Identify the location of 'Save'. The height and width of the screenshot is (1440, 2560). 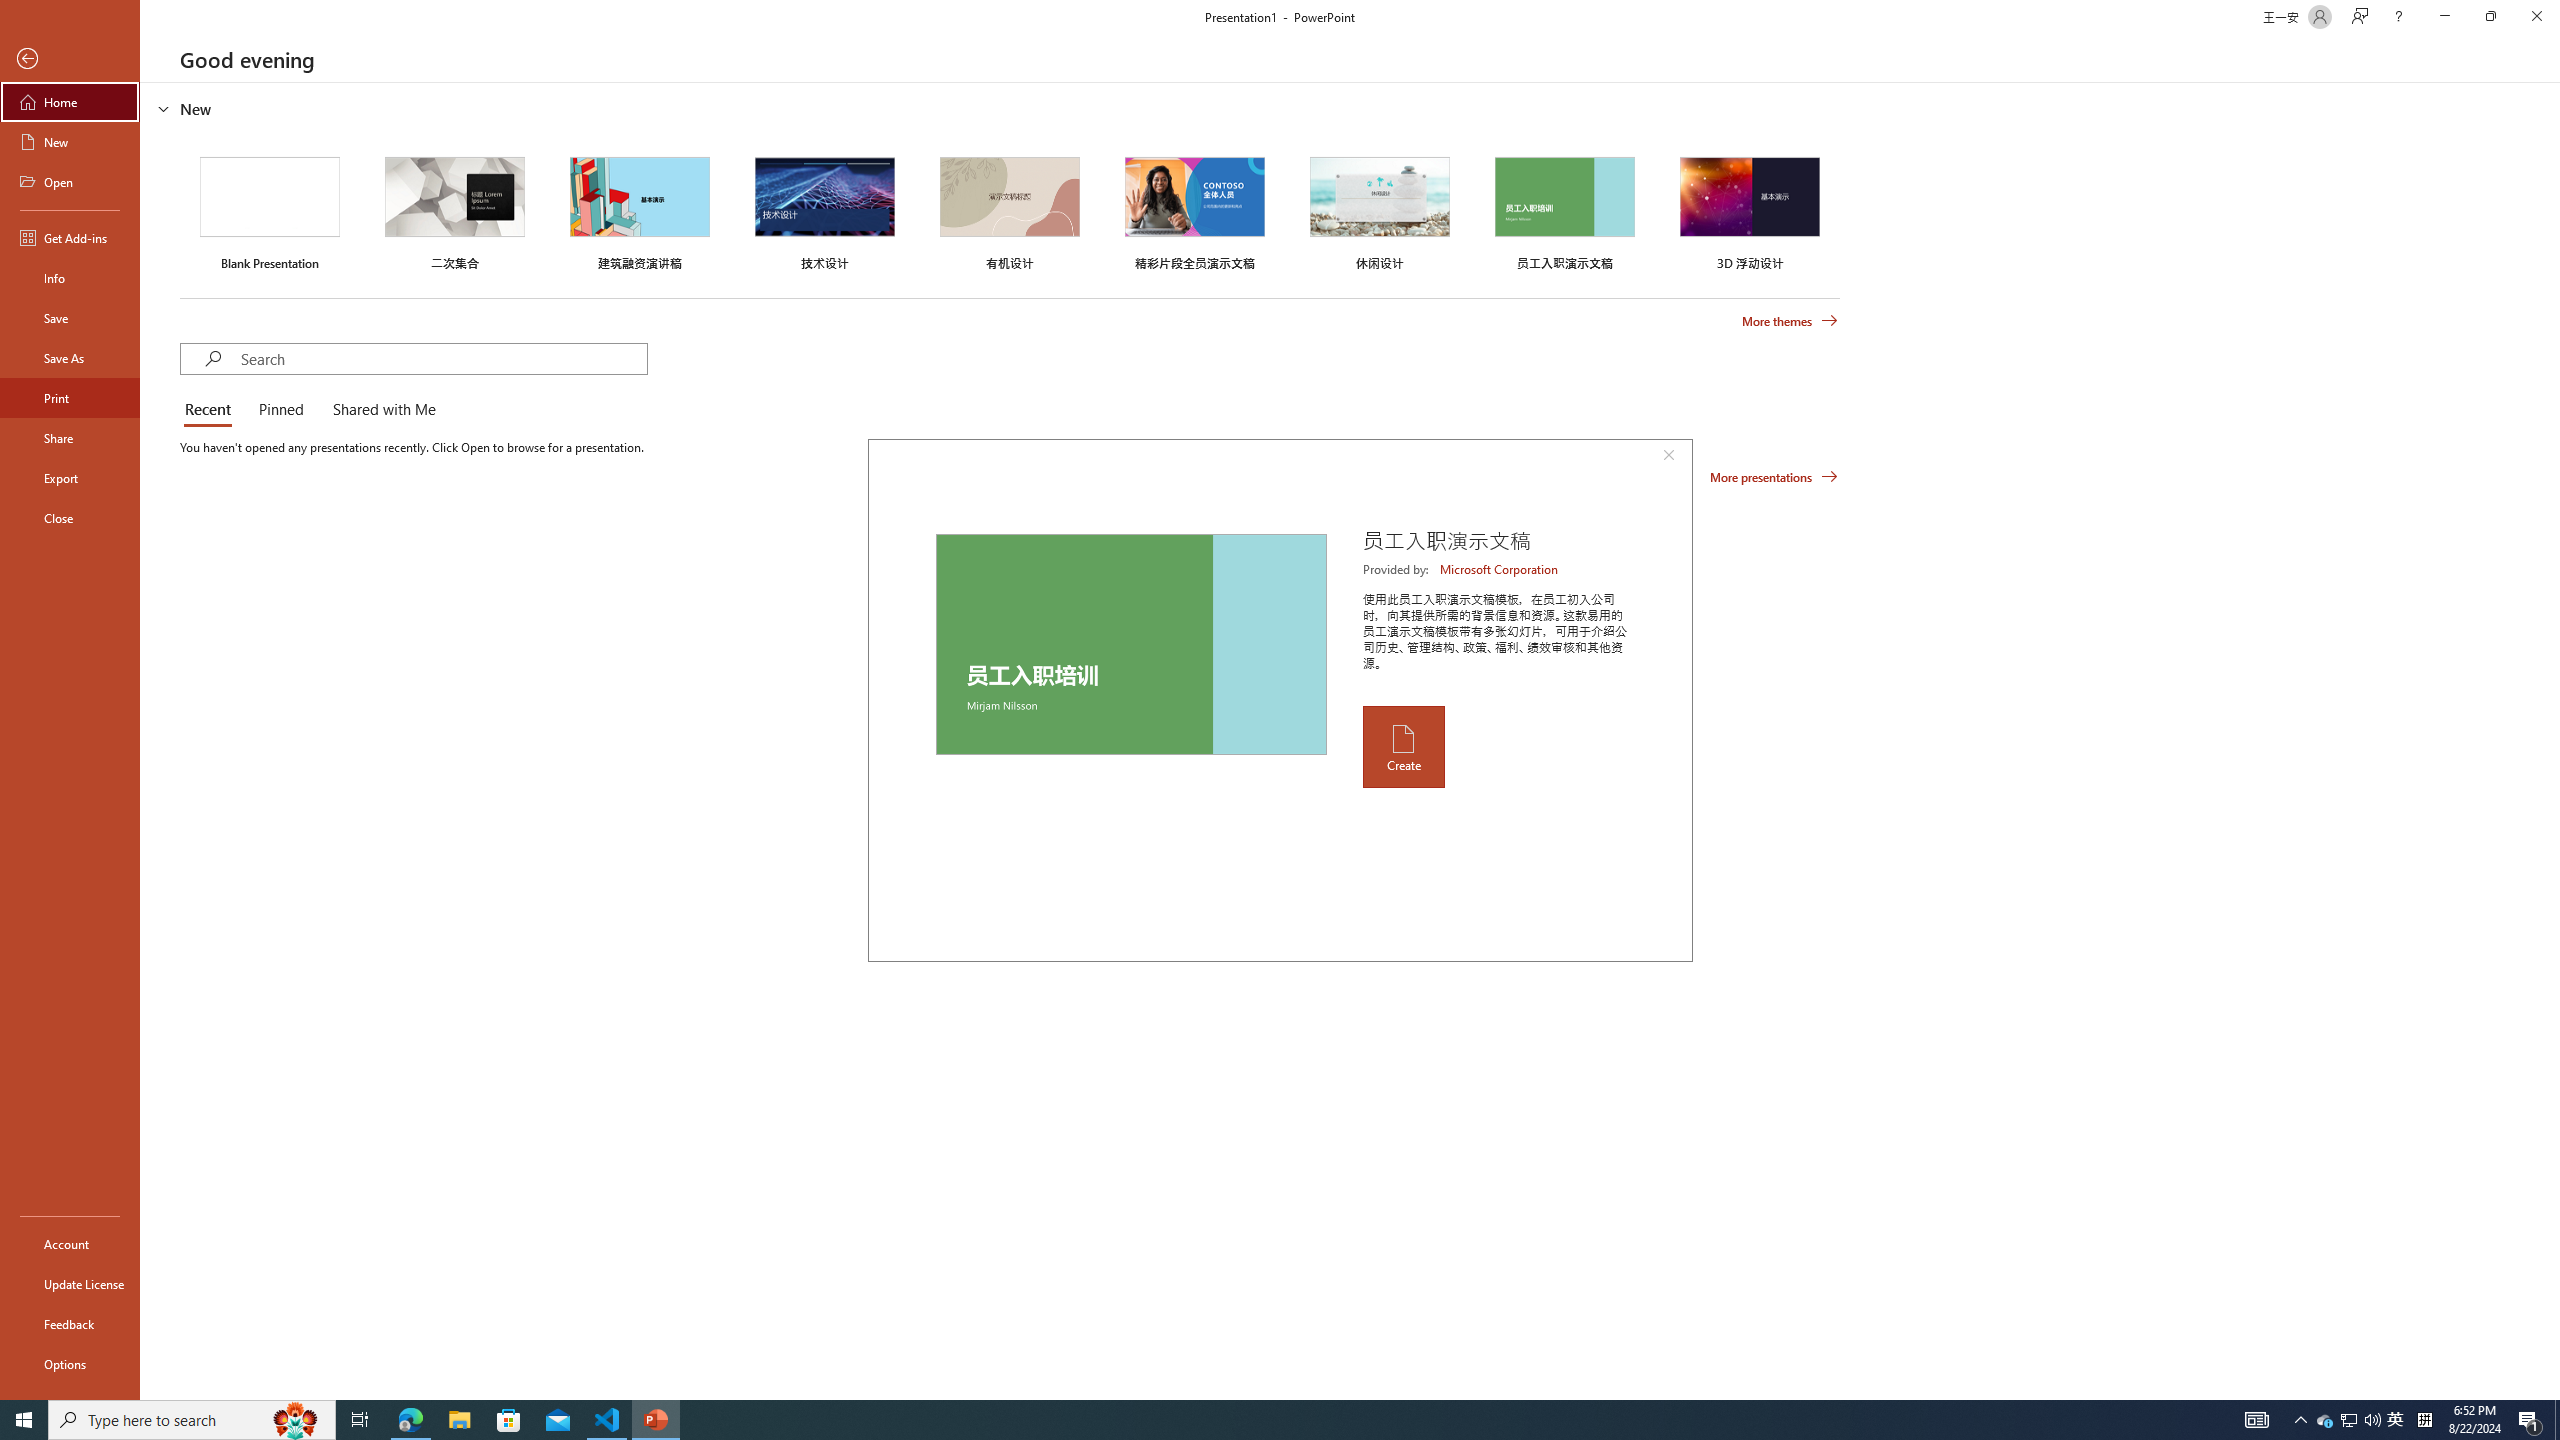
(69, 317).